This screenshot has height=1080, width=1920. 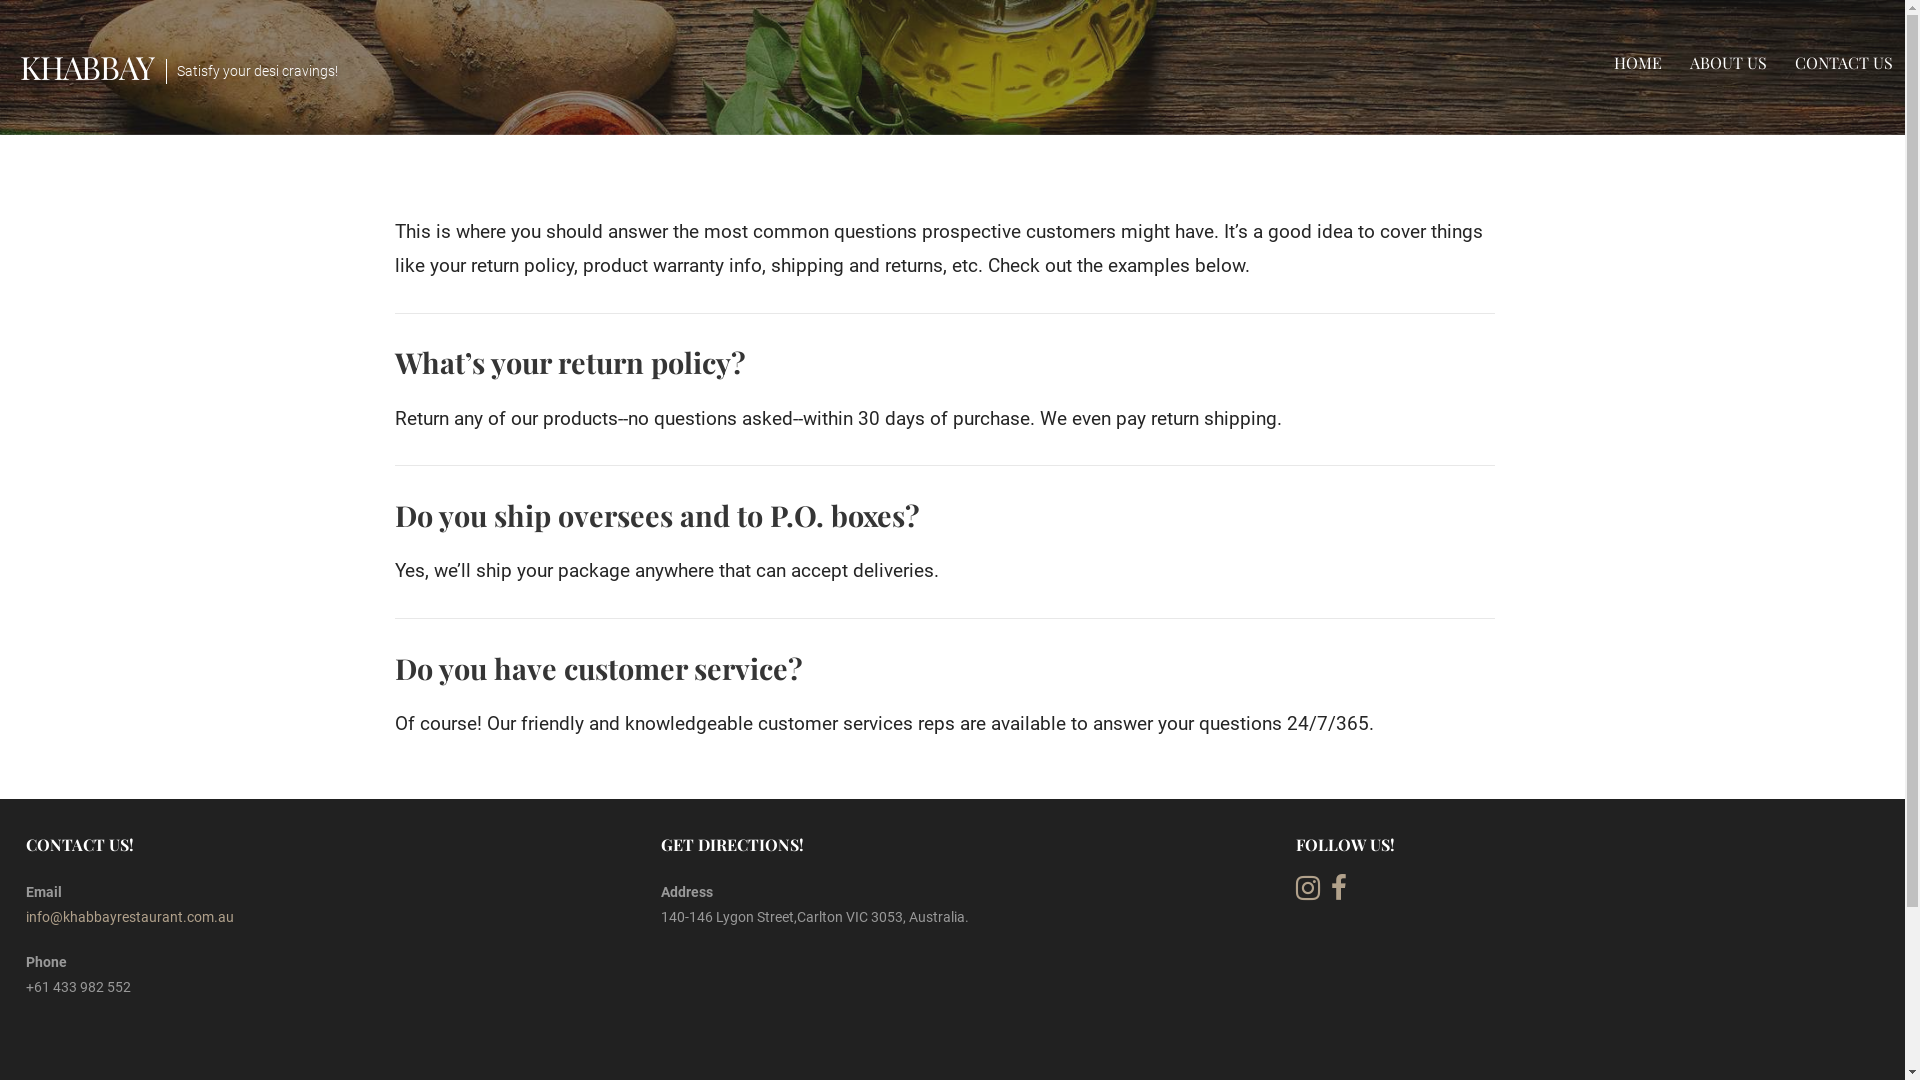 I want to click on 'info@khabbayrestaurant.com.au', so click(x=128, y=917).